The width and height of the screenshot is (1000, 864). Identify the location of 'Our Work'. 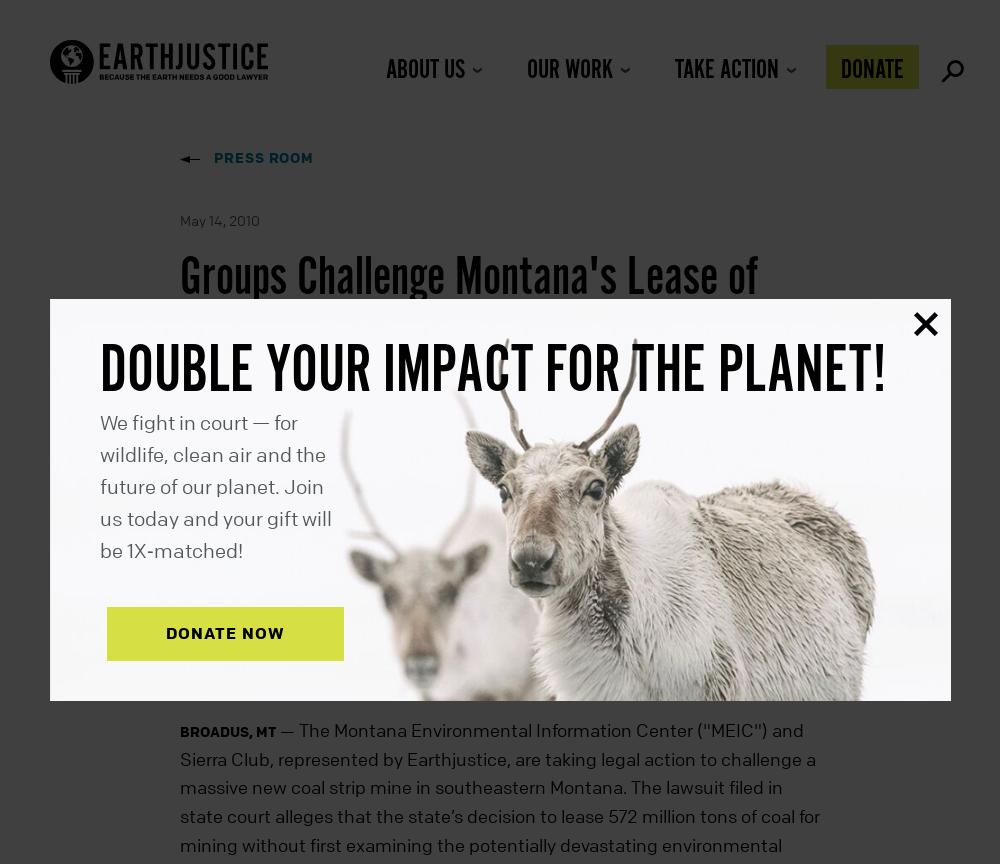
(568, 70).